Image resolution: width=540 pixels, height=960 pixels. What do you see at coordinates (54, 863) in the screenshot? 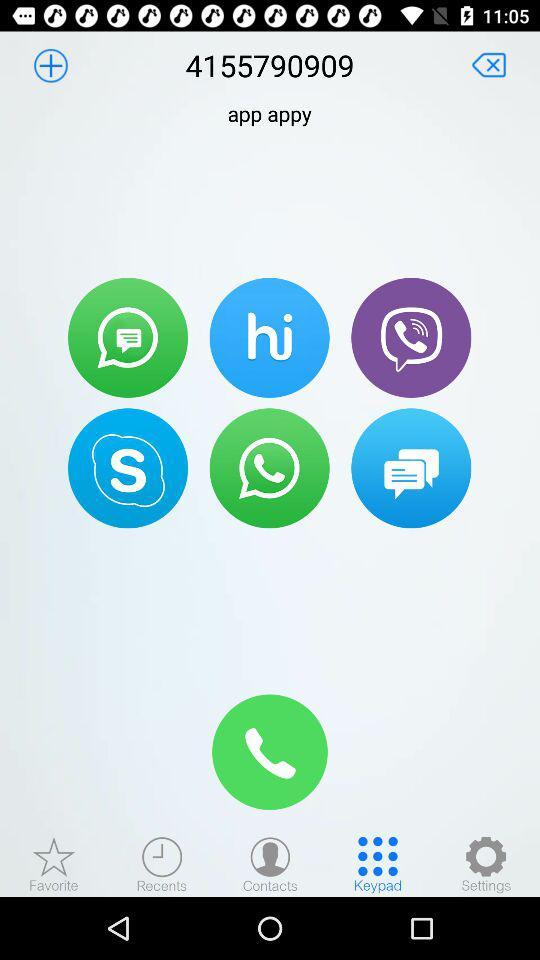
I see `favorite contacts` at bounding box center [54, 863].